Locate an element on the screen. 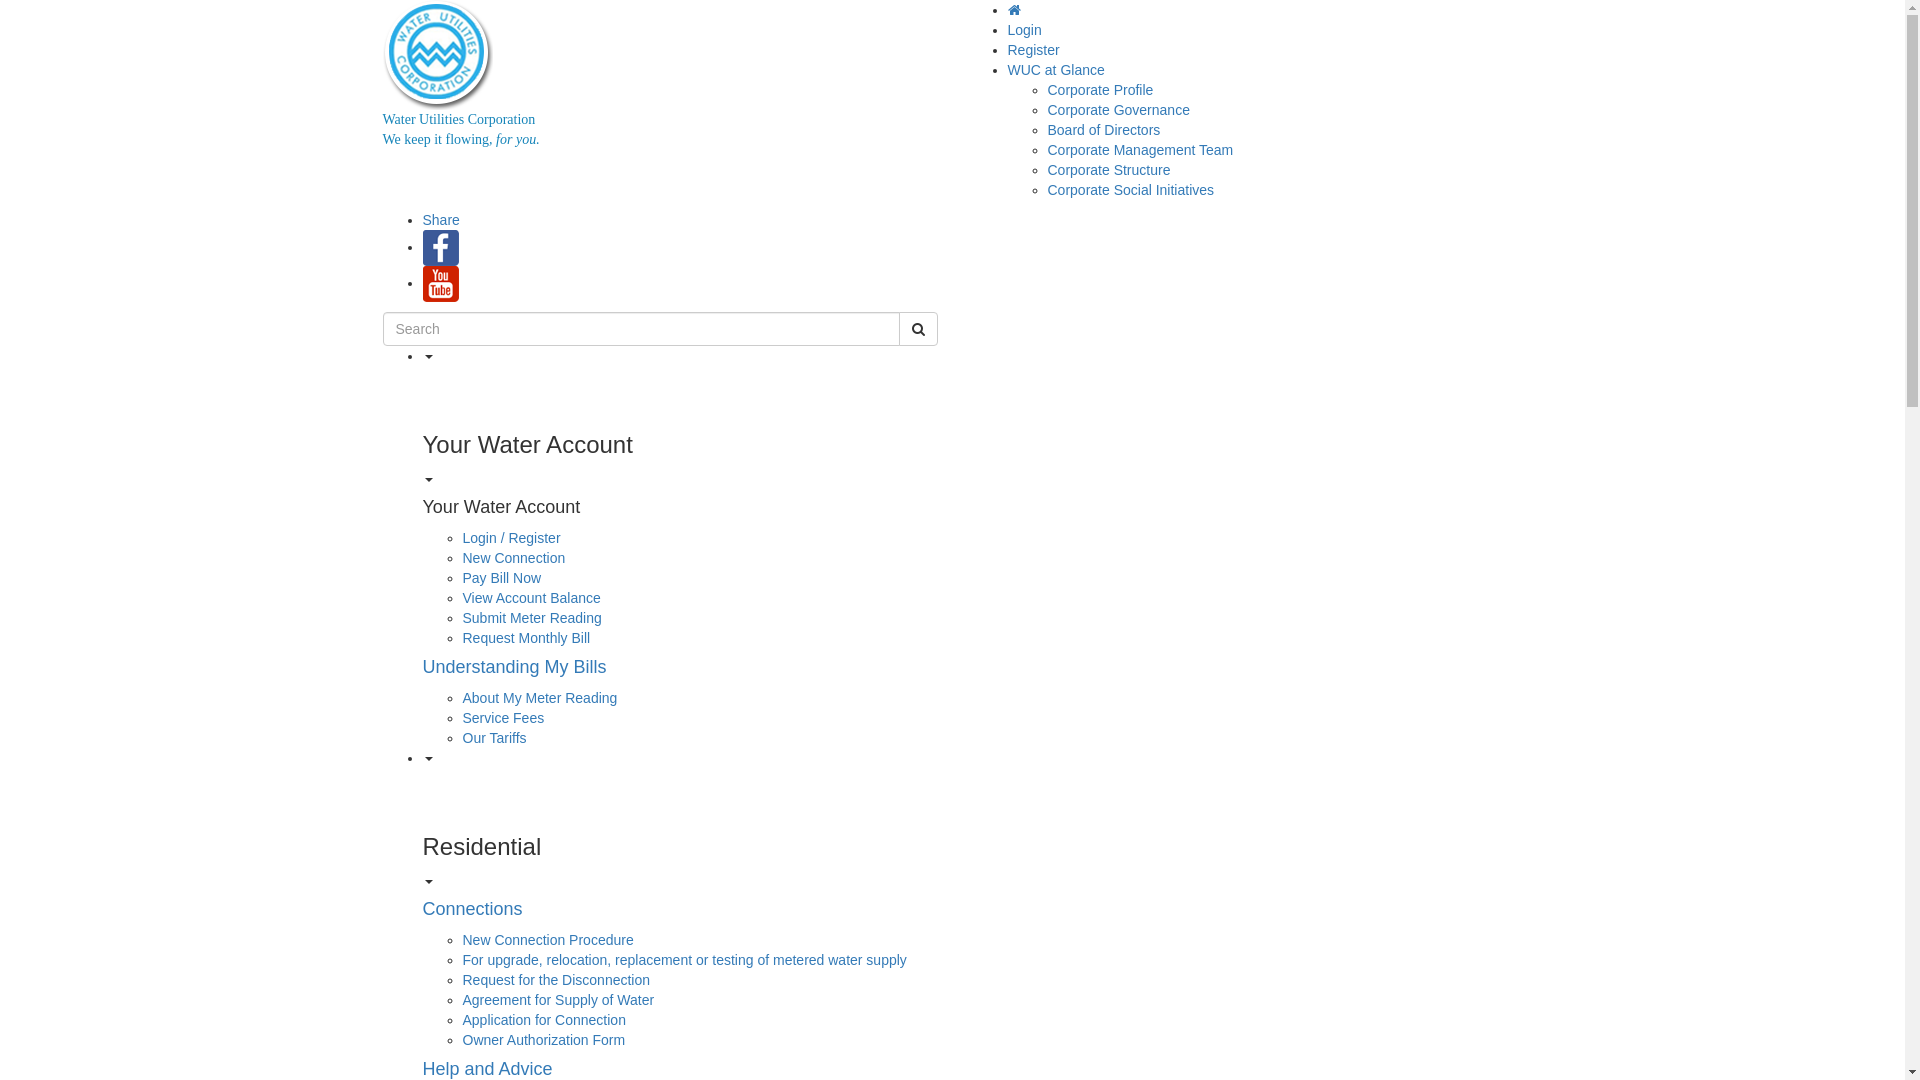 Image resolution: width=1920 pixels, height=1080 pixels. 'Pay Bill Now' is located at coordinates (460, 578).